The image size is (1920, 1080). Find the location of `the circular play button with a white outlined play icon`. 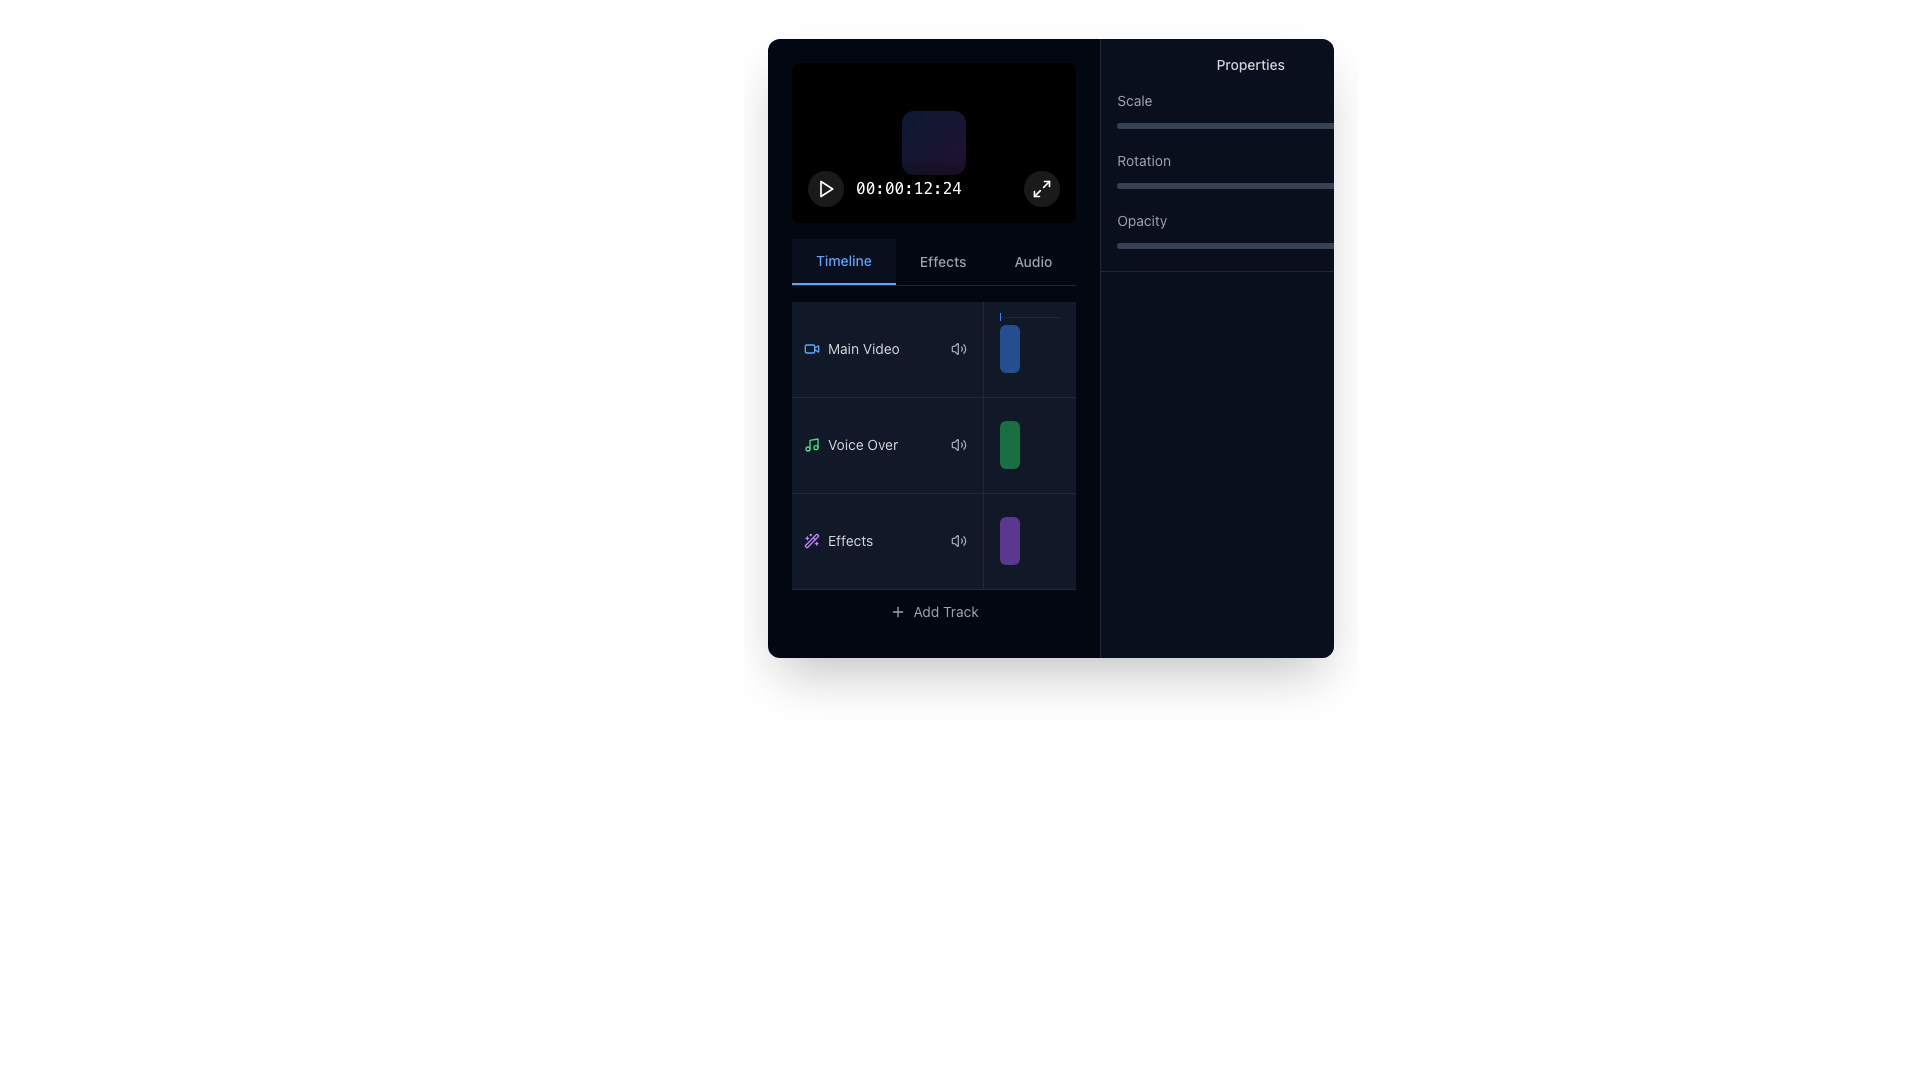

the circular play button with a white outlined play icon is located at coordinates (825, 188).